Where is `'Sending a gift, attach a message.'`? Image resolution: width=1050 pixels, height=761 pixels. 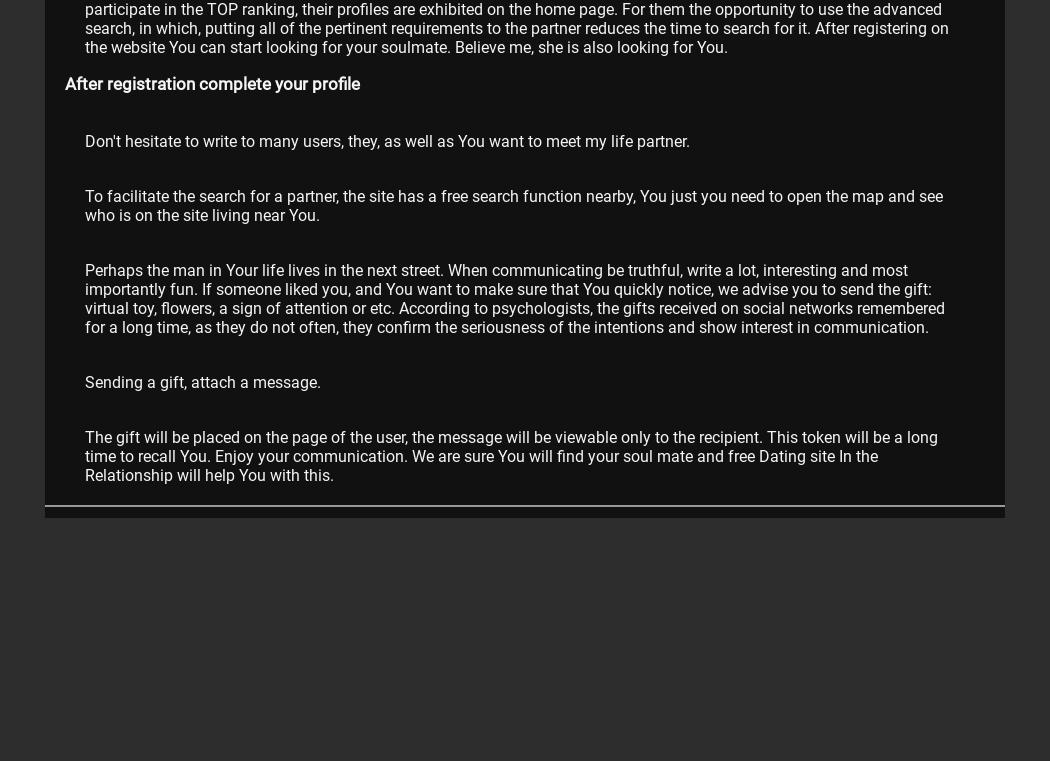 'Sending a gift, attach a message.' is located at coordinates (85, 380).